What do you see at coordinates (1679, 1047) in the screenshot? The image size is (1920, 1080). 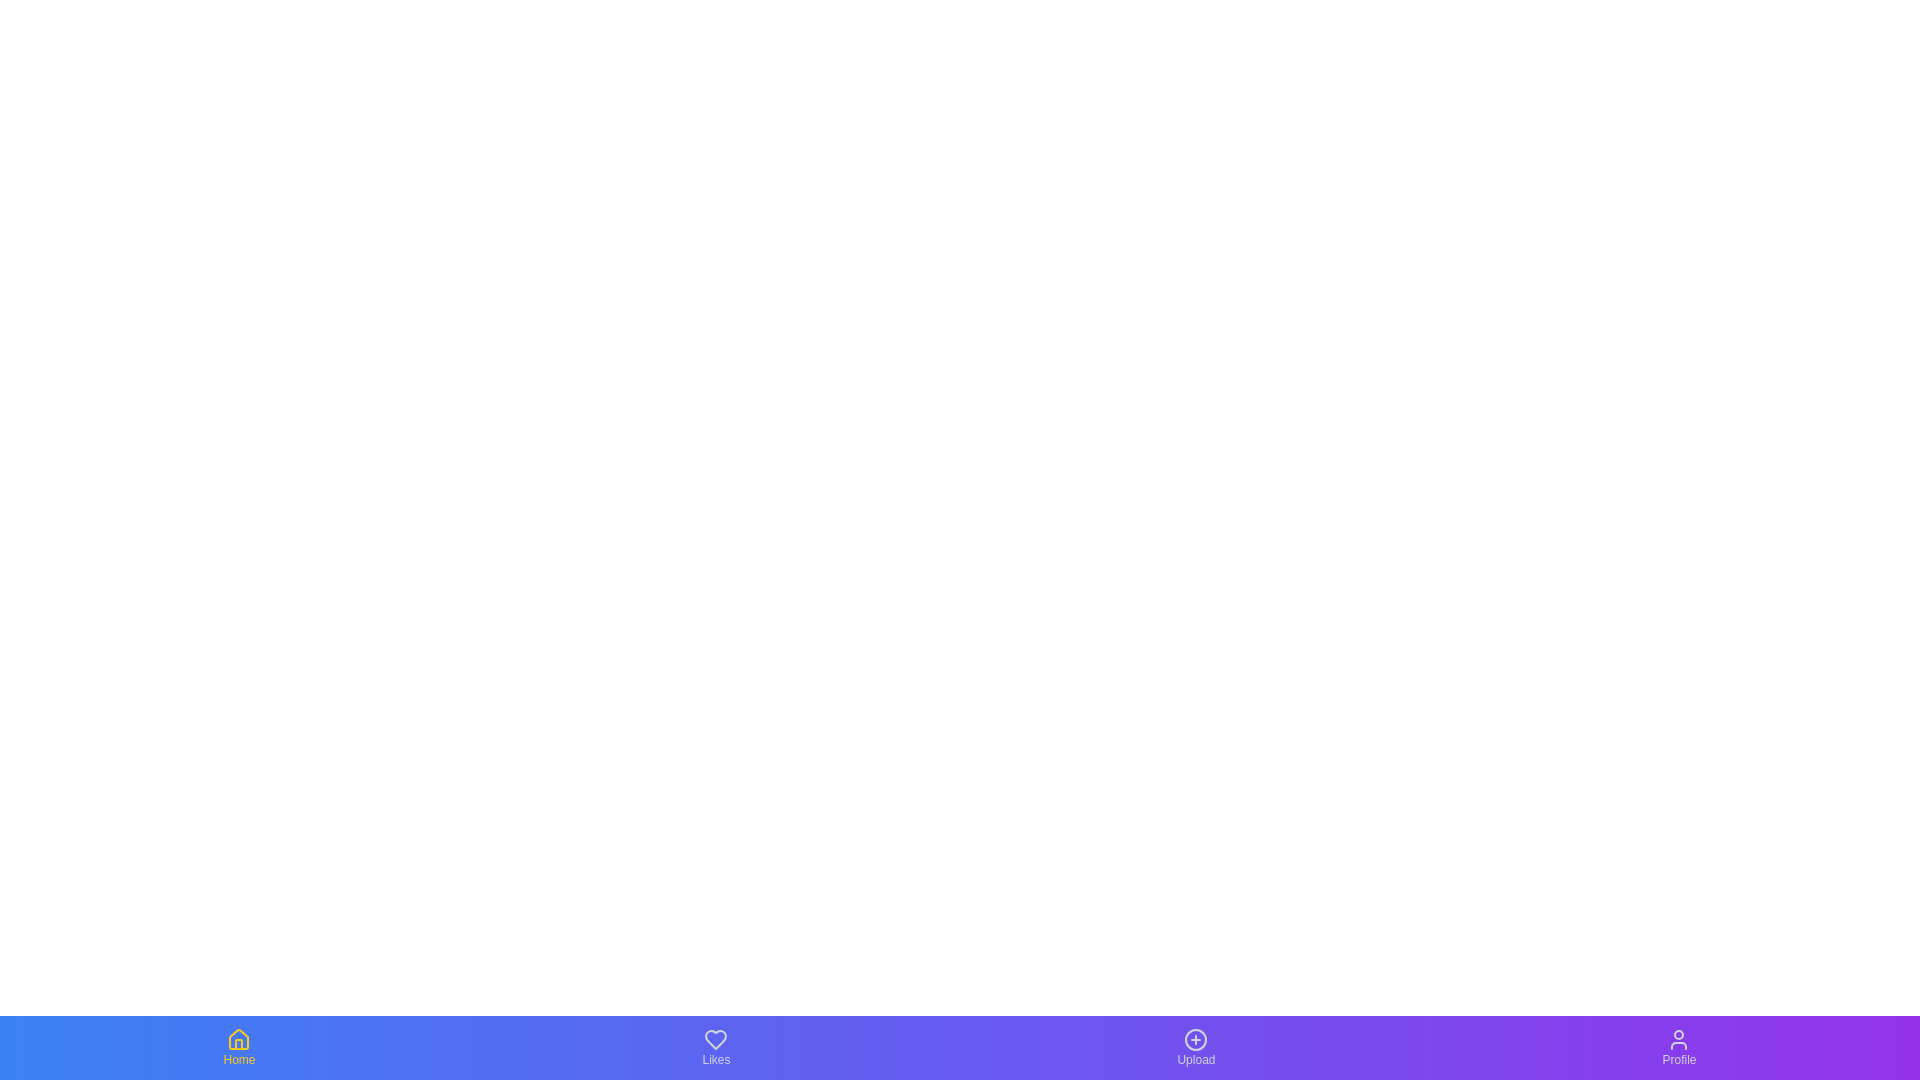 I see `the Profile tab by clicking on it` at bounding box center [1679, 1047].